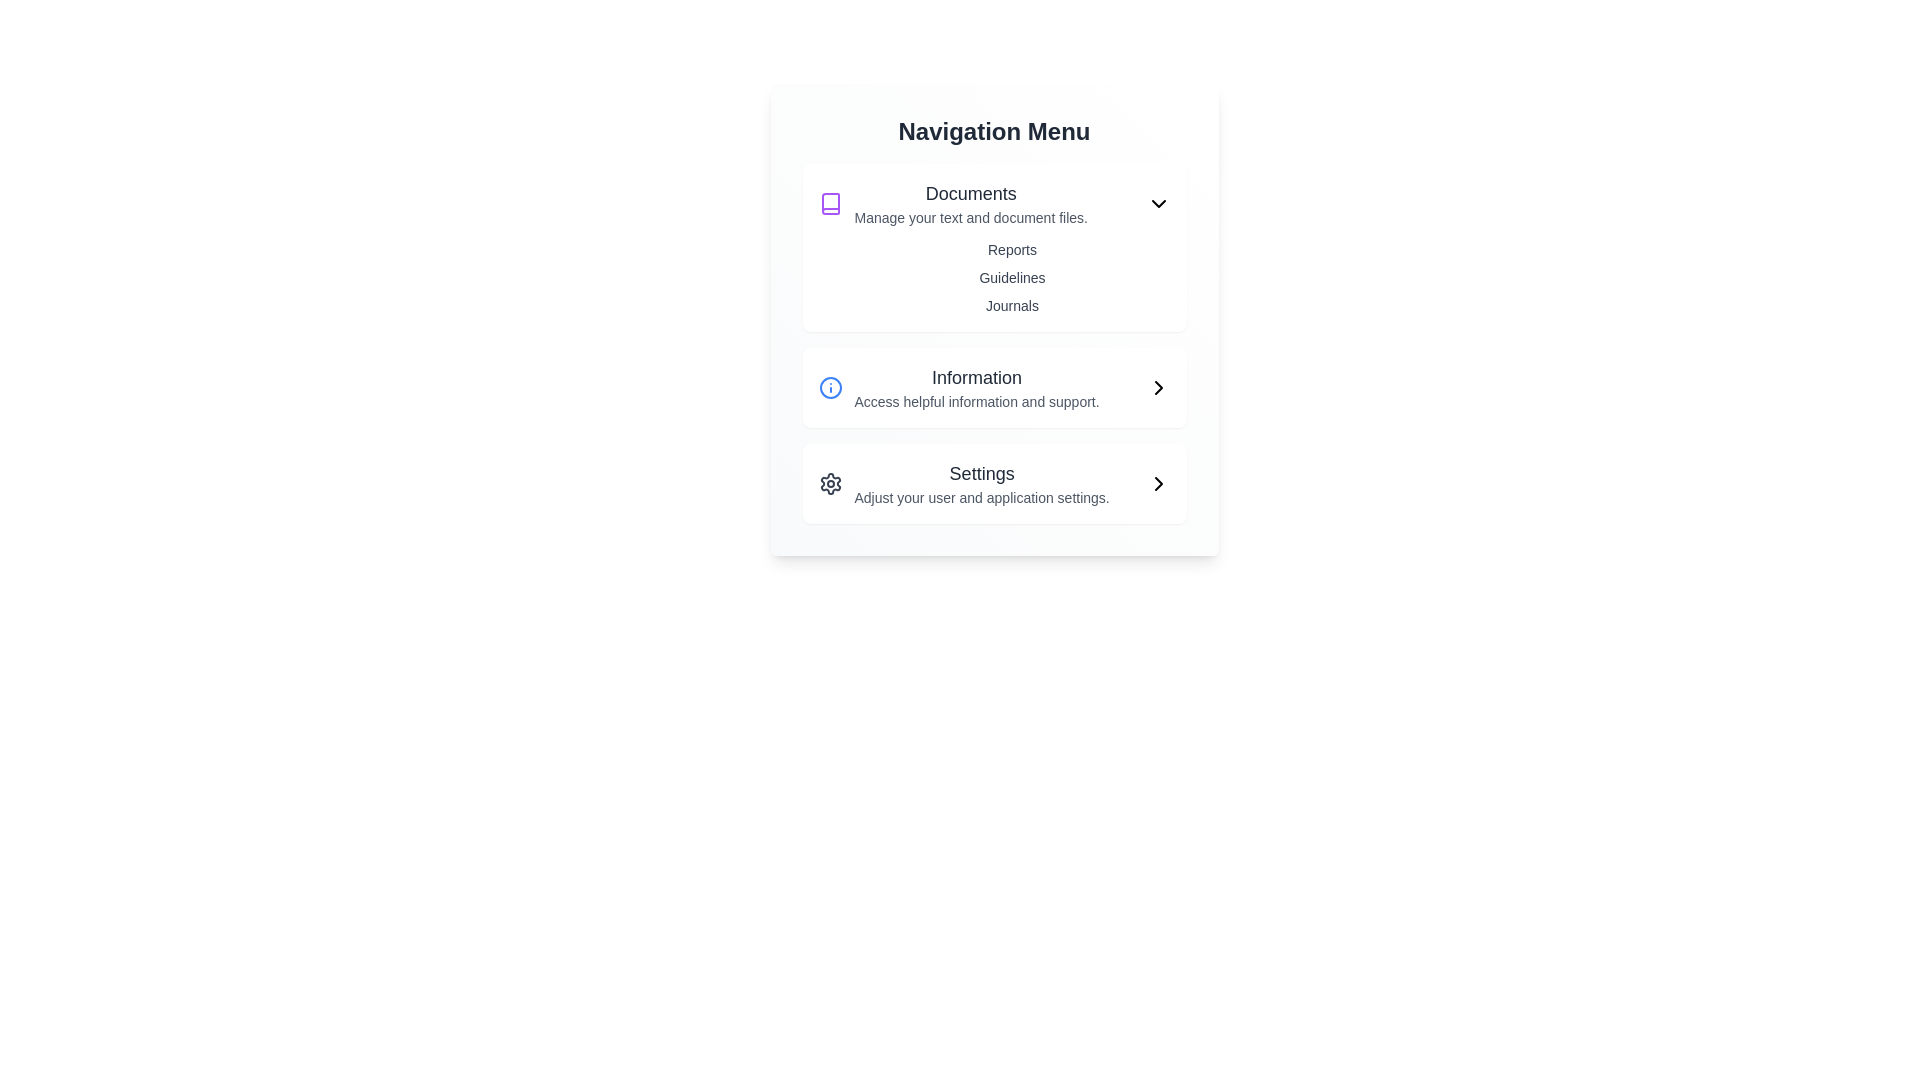 The height and width of the screenshot is (1080, 1920). I want to click on the second text label in the 'Navigation Menu', so click(977, 388).